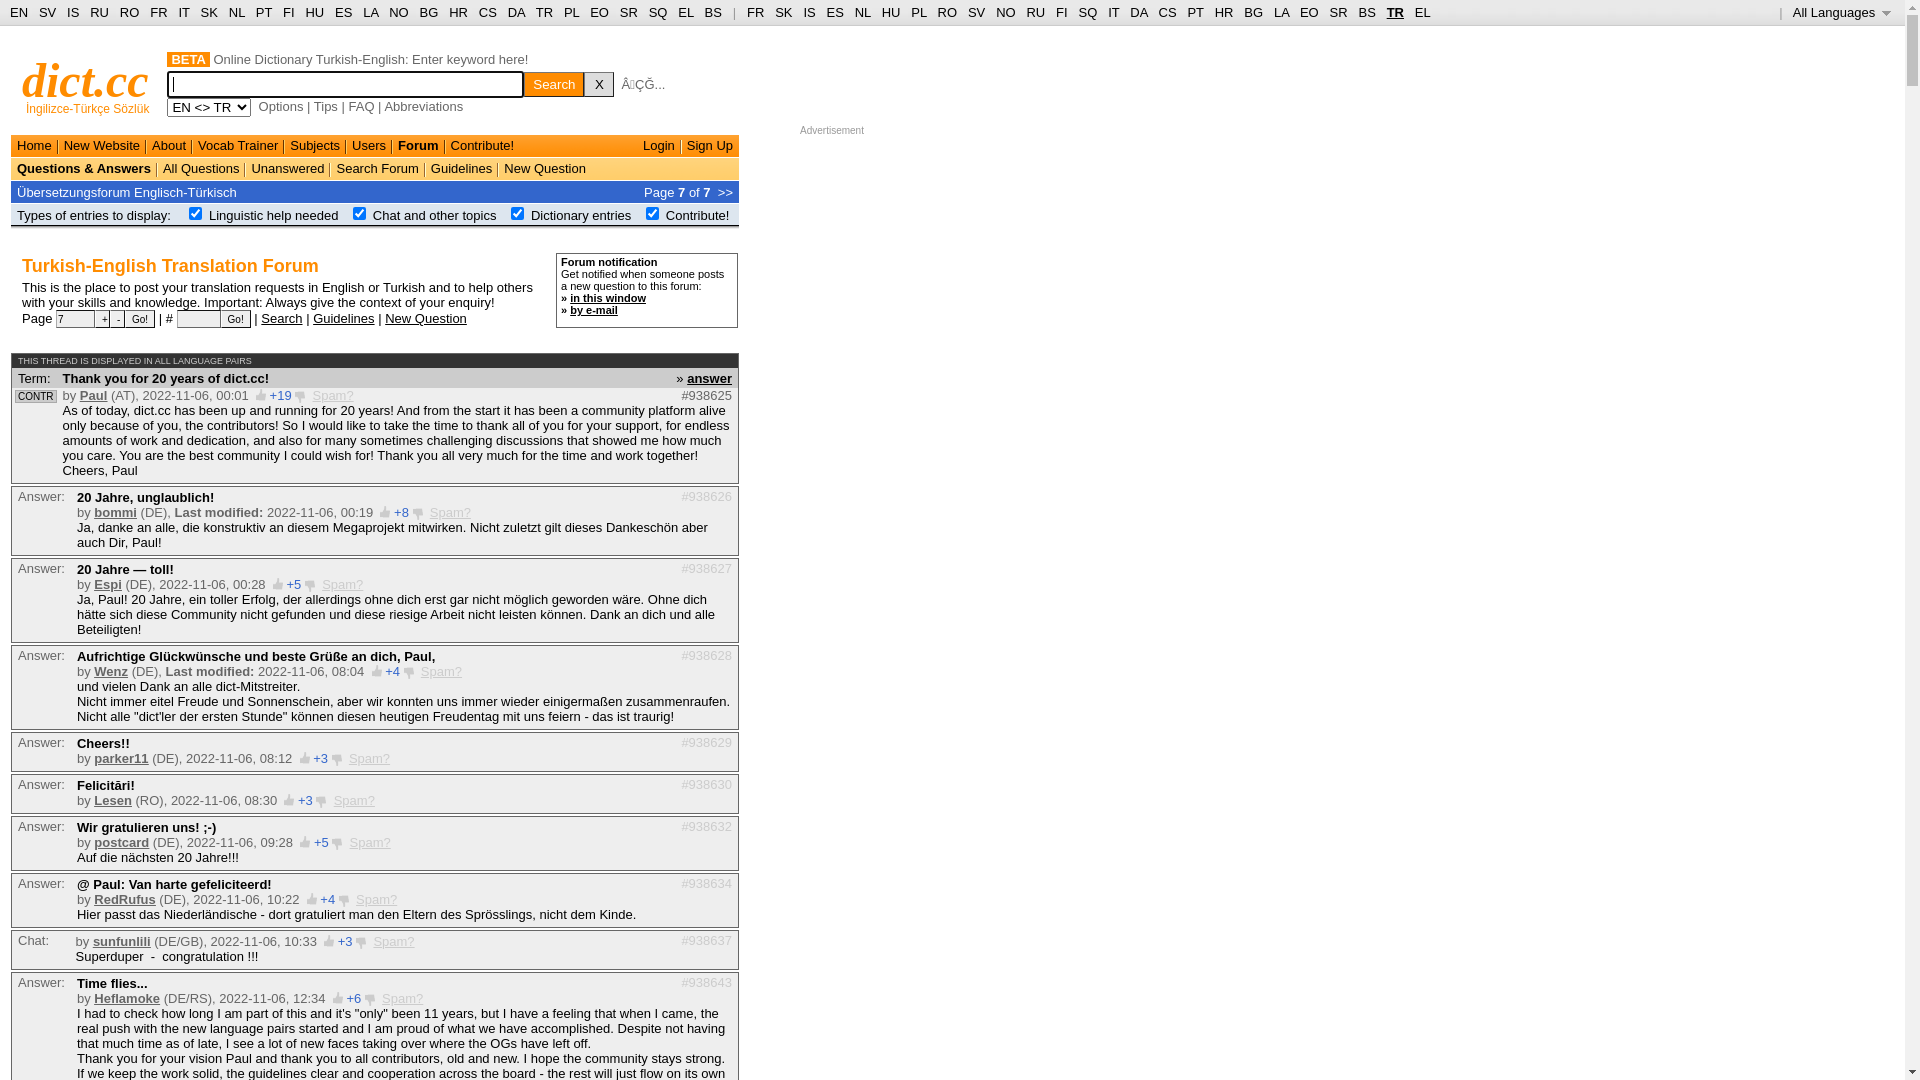 The width and height of the screenshot is (1920, 1080). Describe the element at coordinates (18, 396) in the screenshot. I see `'CONTR'` at that location.